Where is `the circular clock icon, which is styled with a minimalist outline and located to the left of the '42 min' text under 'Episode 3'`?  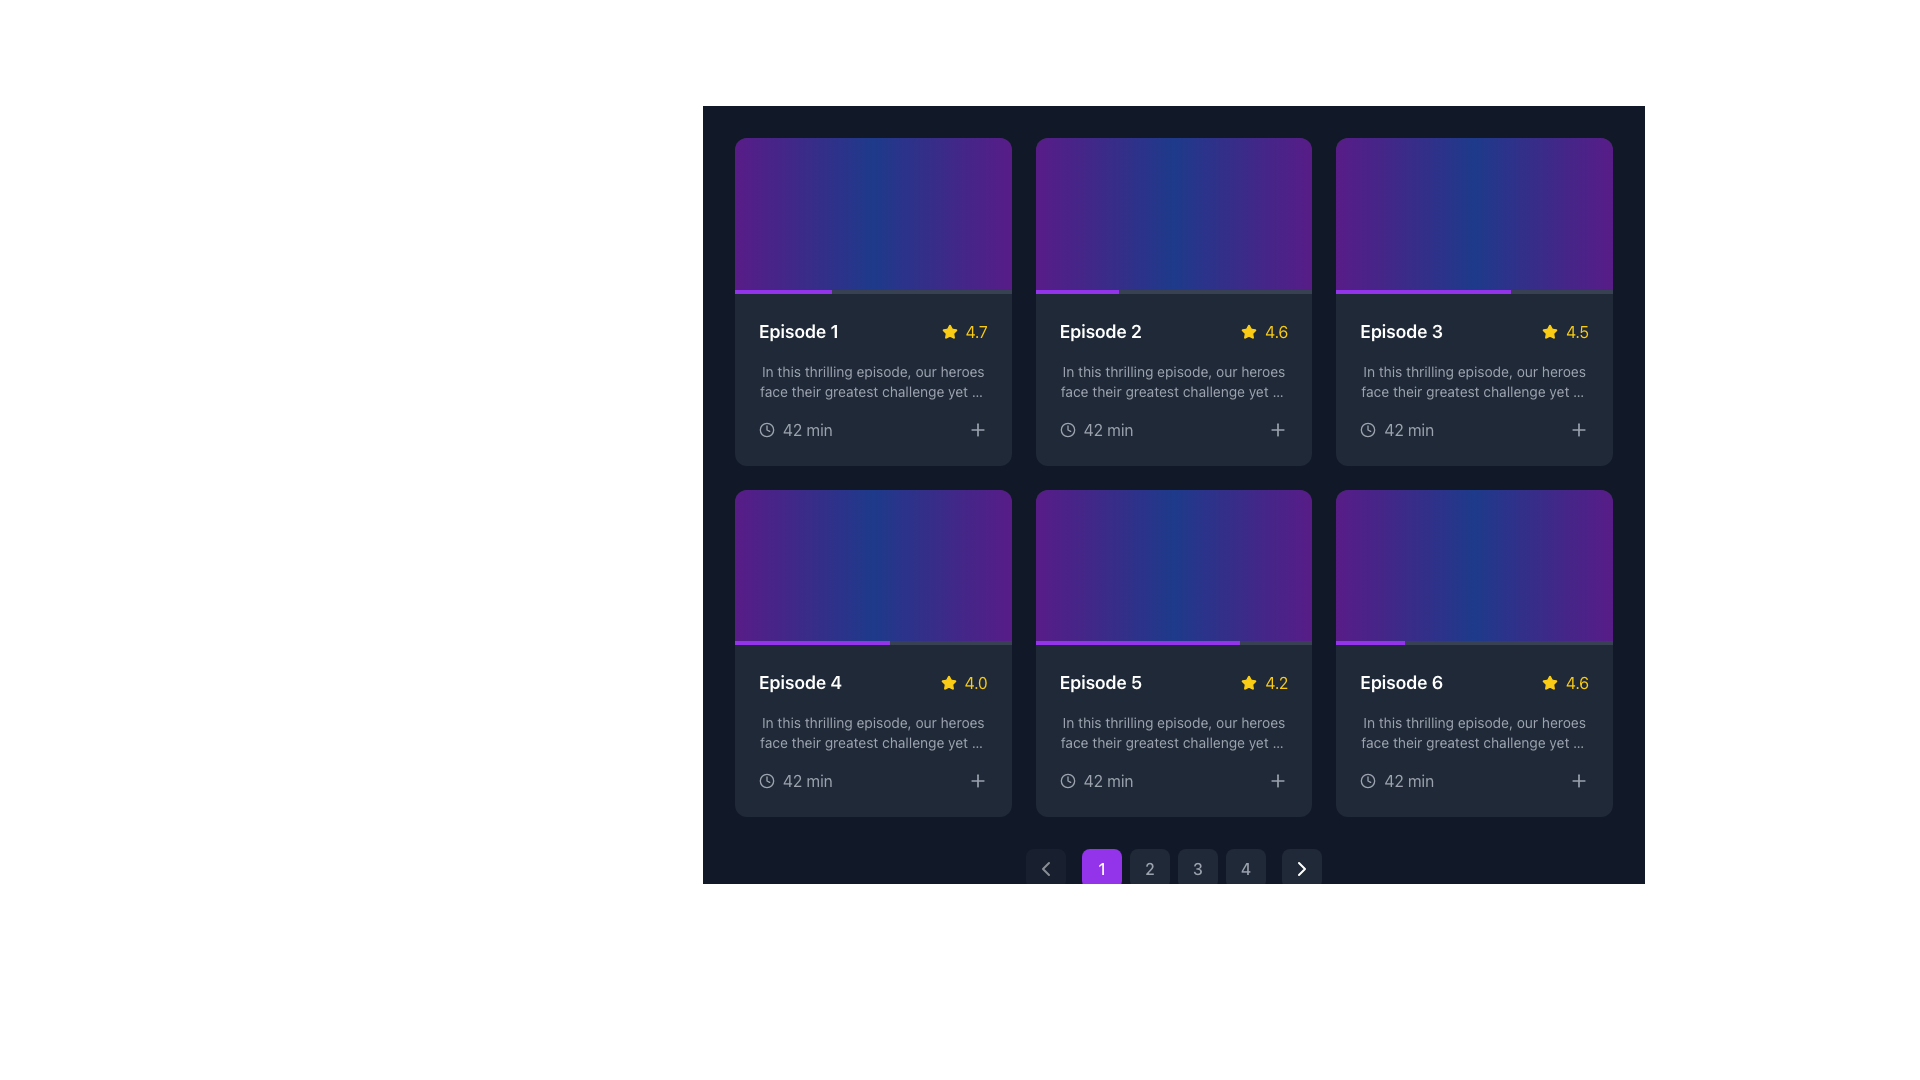
the circular clock icon, which is styled with a minimalist outline and located to the left of the '42 min' text under 'Episode 3' is located at coordinates (1367, 428).